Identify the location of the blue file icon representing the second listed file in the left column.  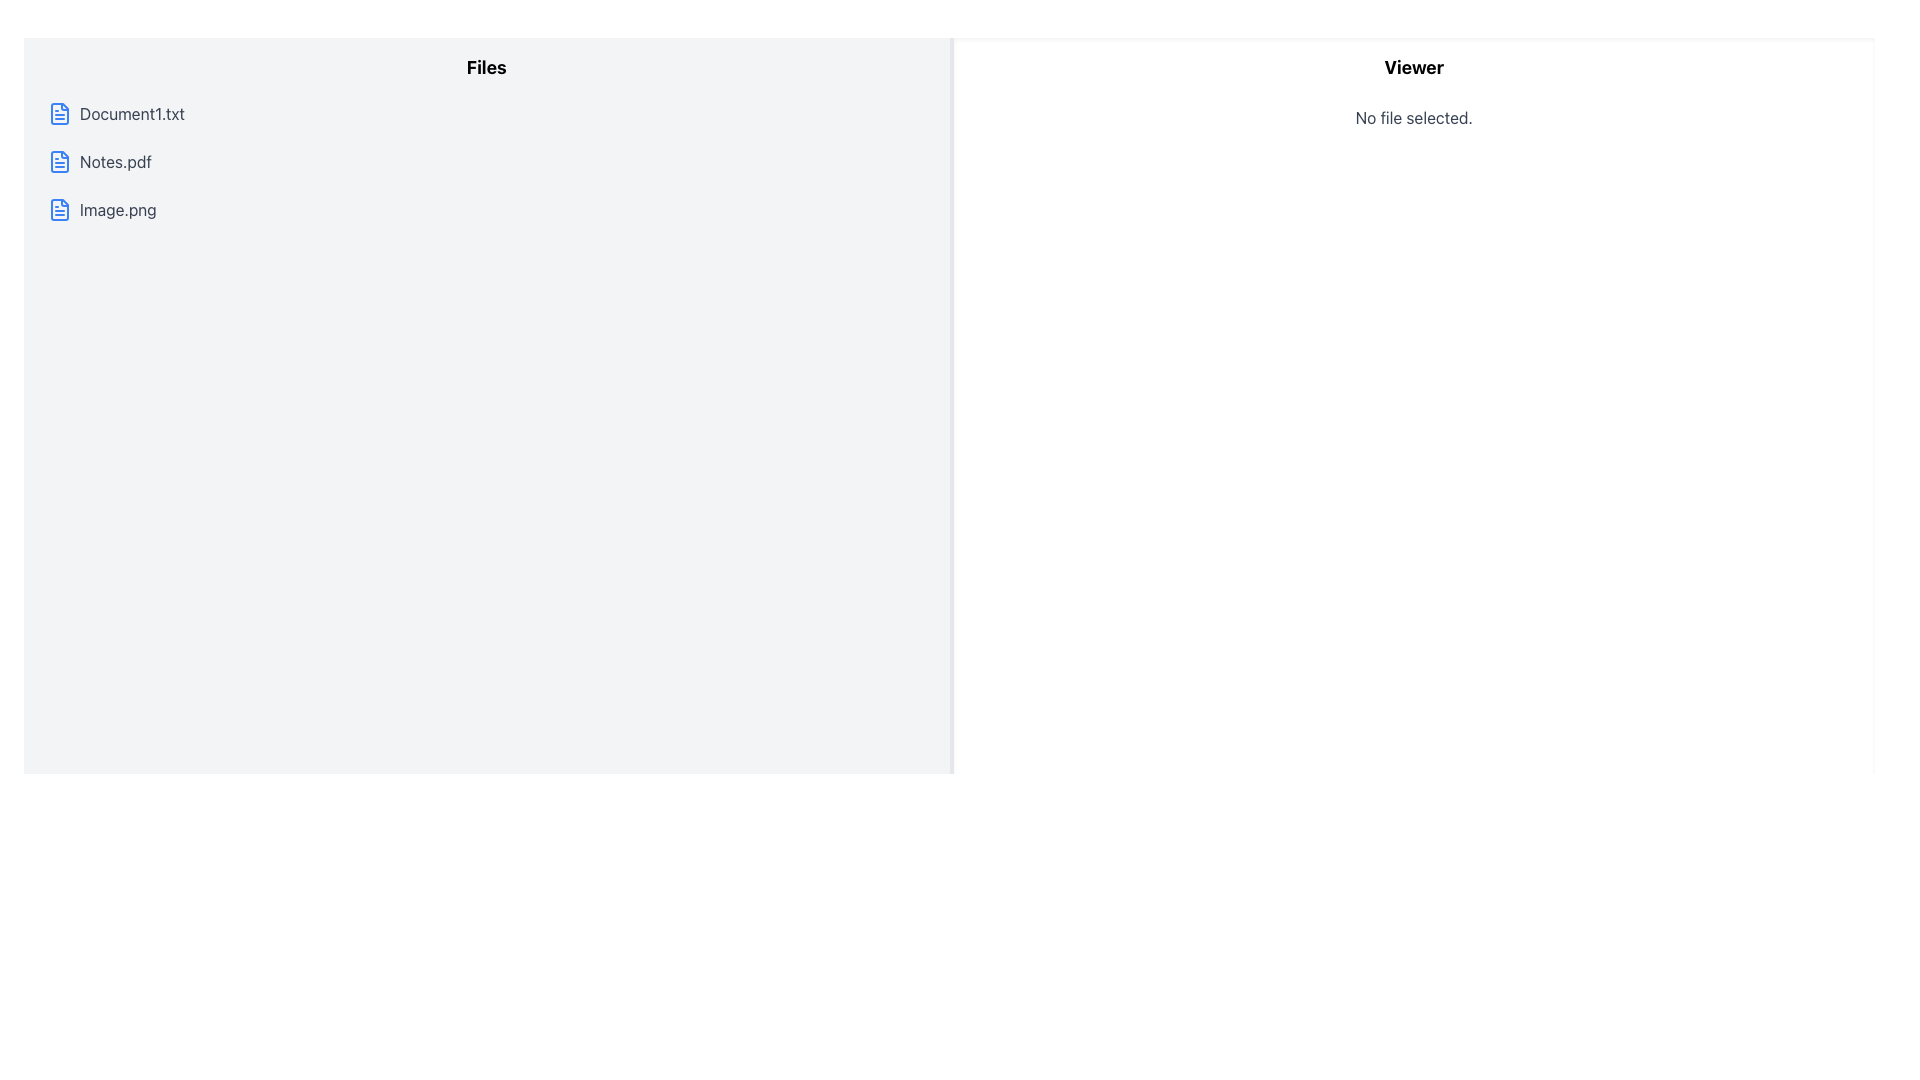
(59, 161).